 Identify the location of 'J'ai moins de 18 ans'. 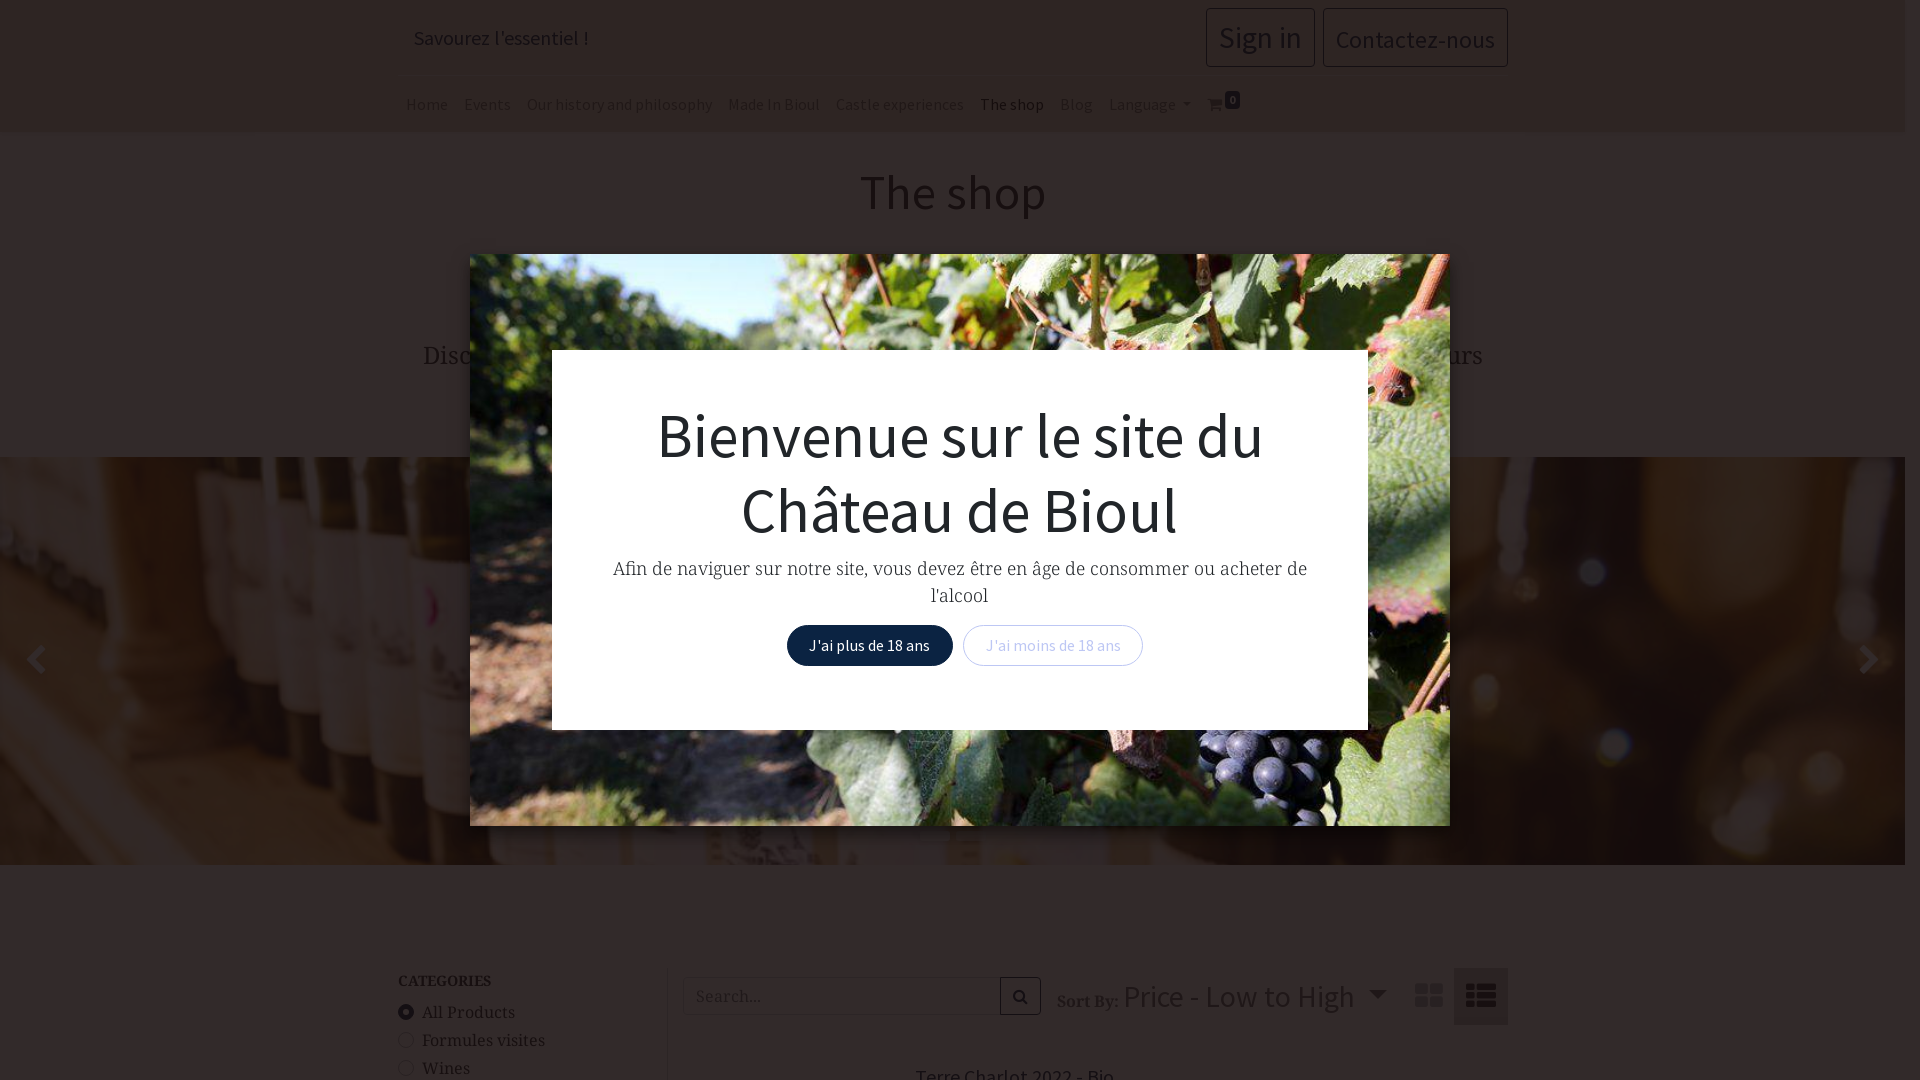
(963, 644).